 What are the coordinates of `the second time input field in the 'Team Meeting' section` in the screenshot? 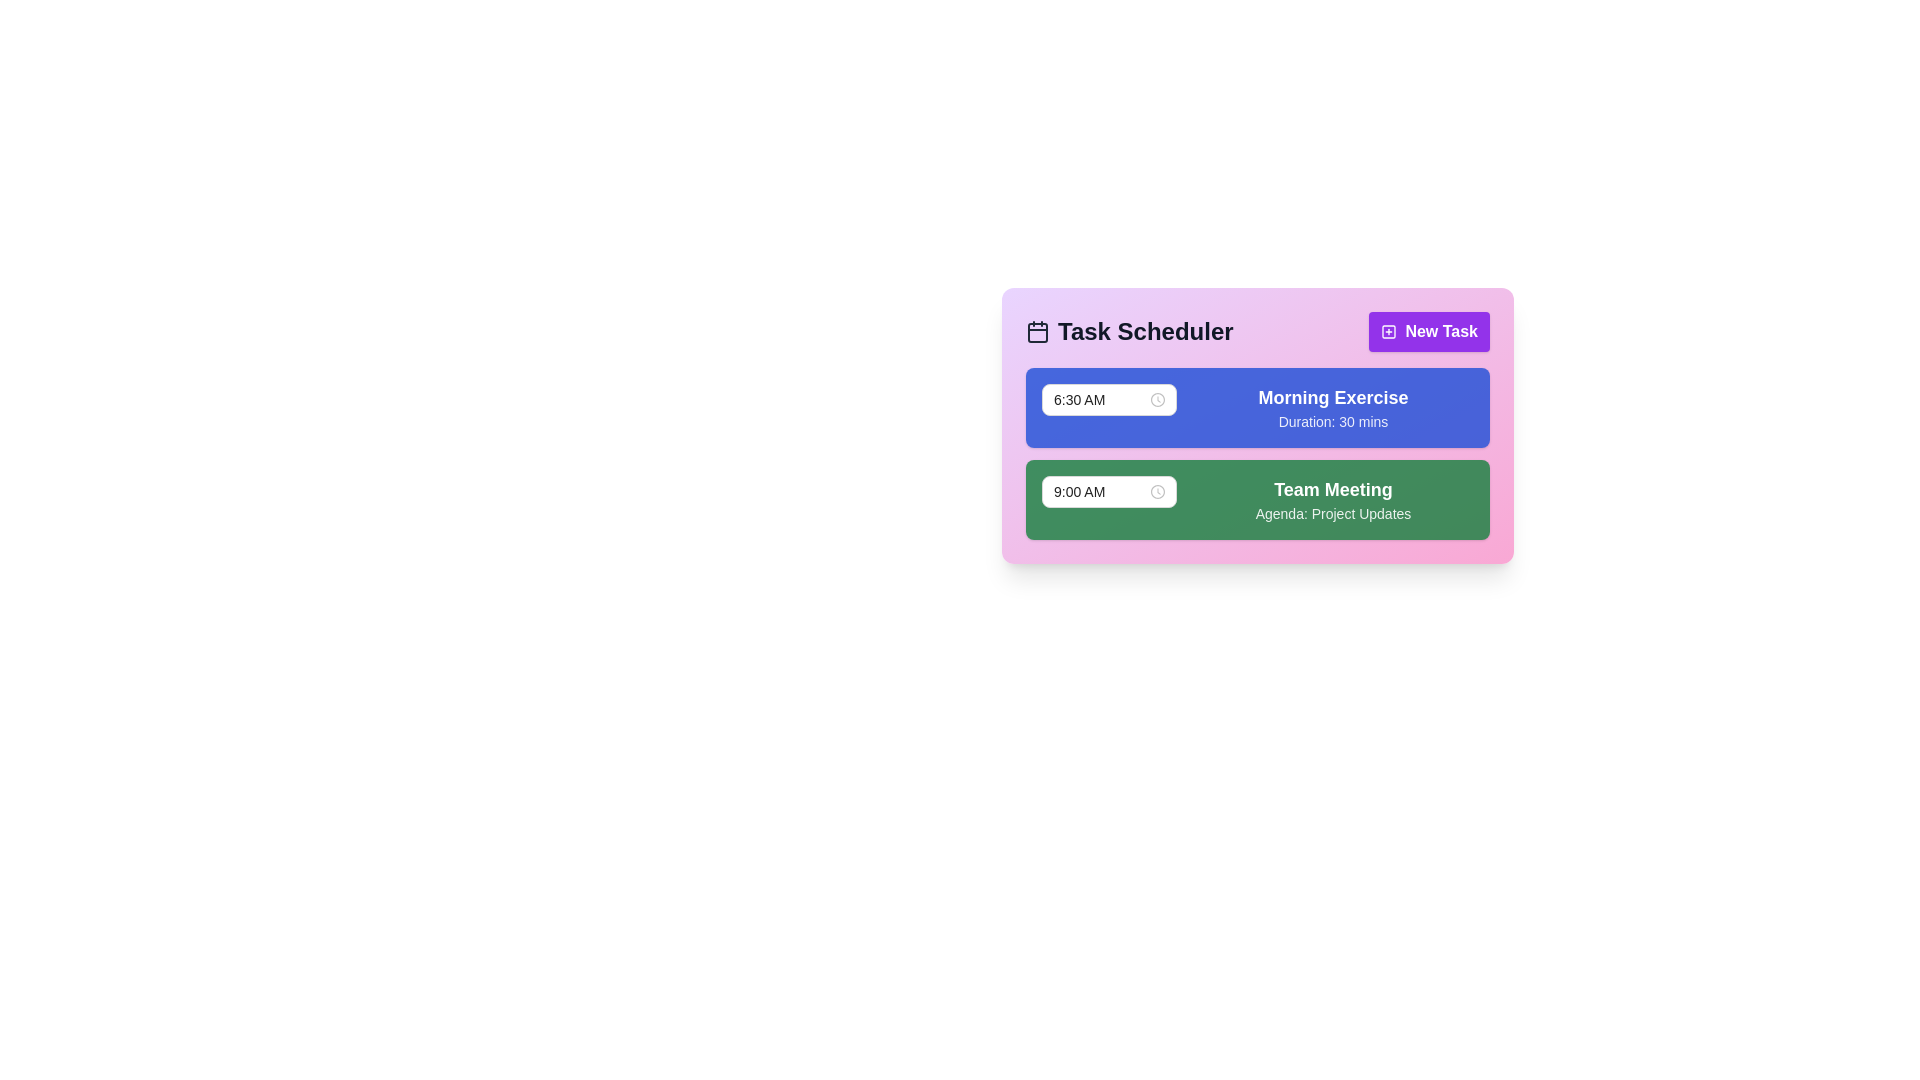 It's located at (1108, 492).